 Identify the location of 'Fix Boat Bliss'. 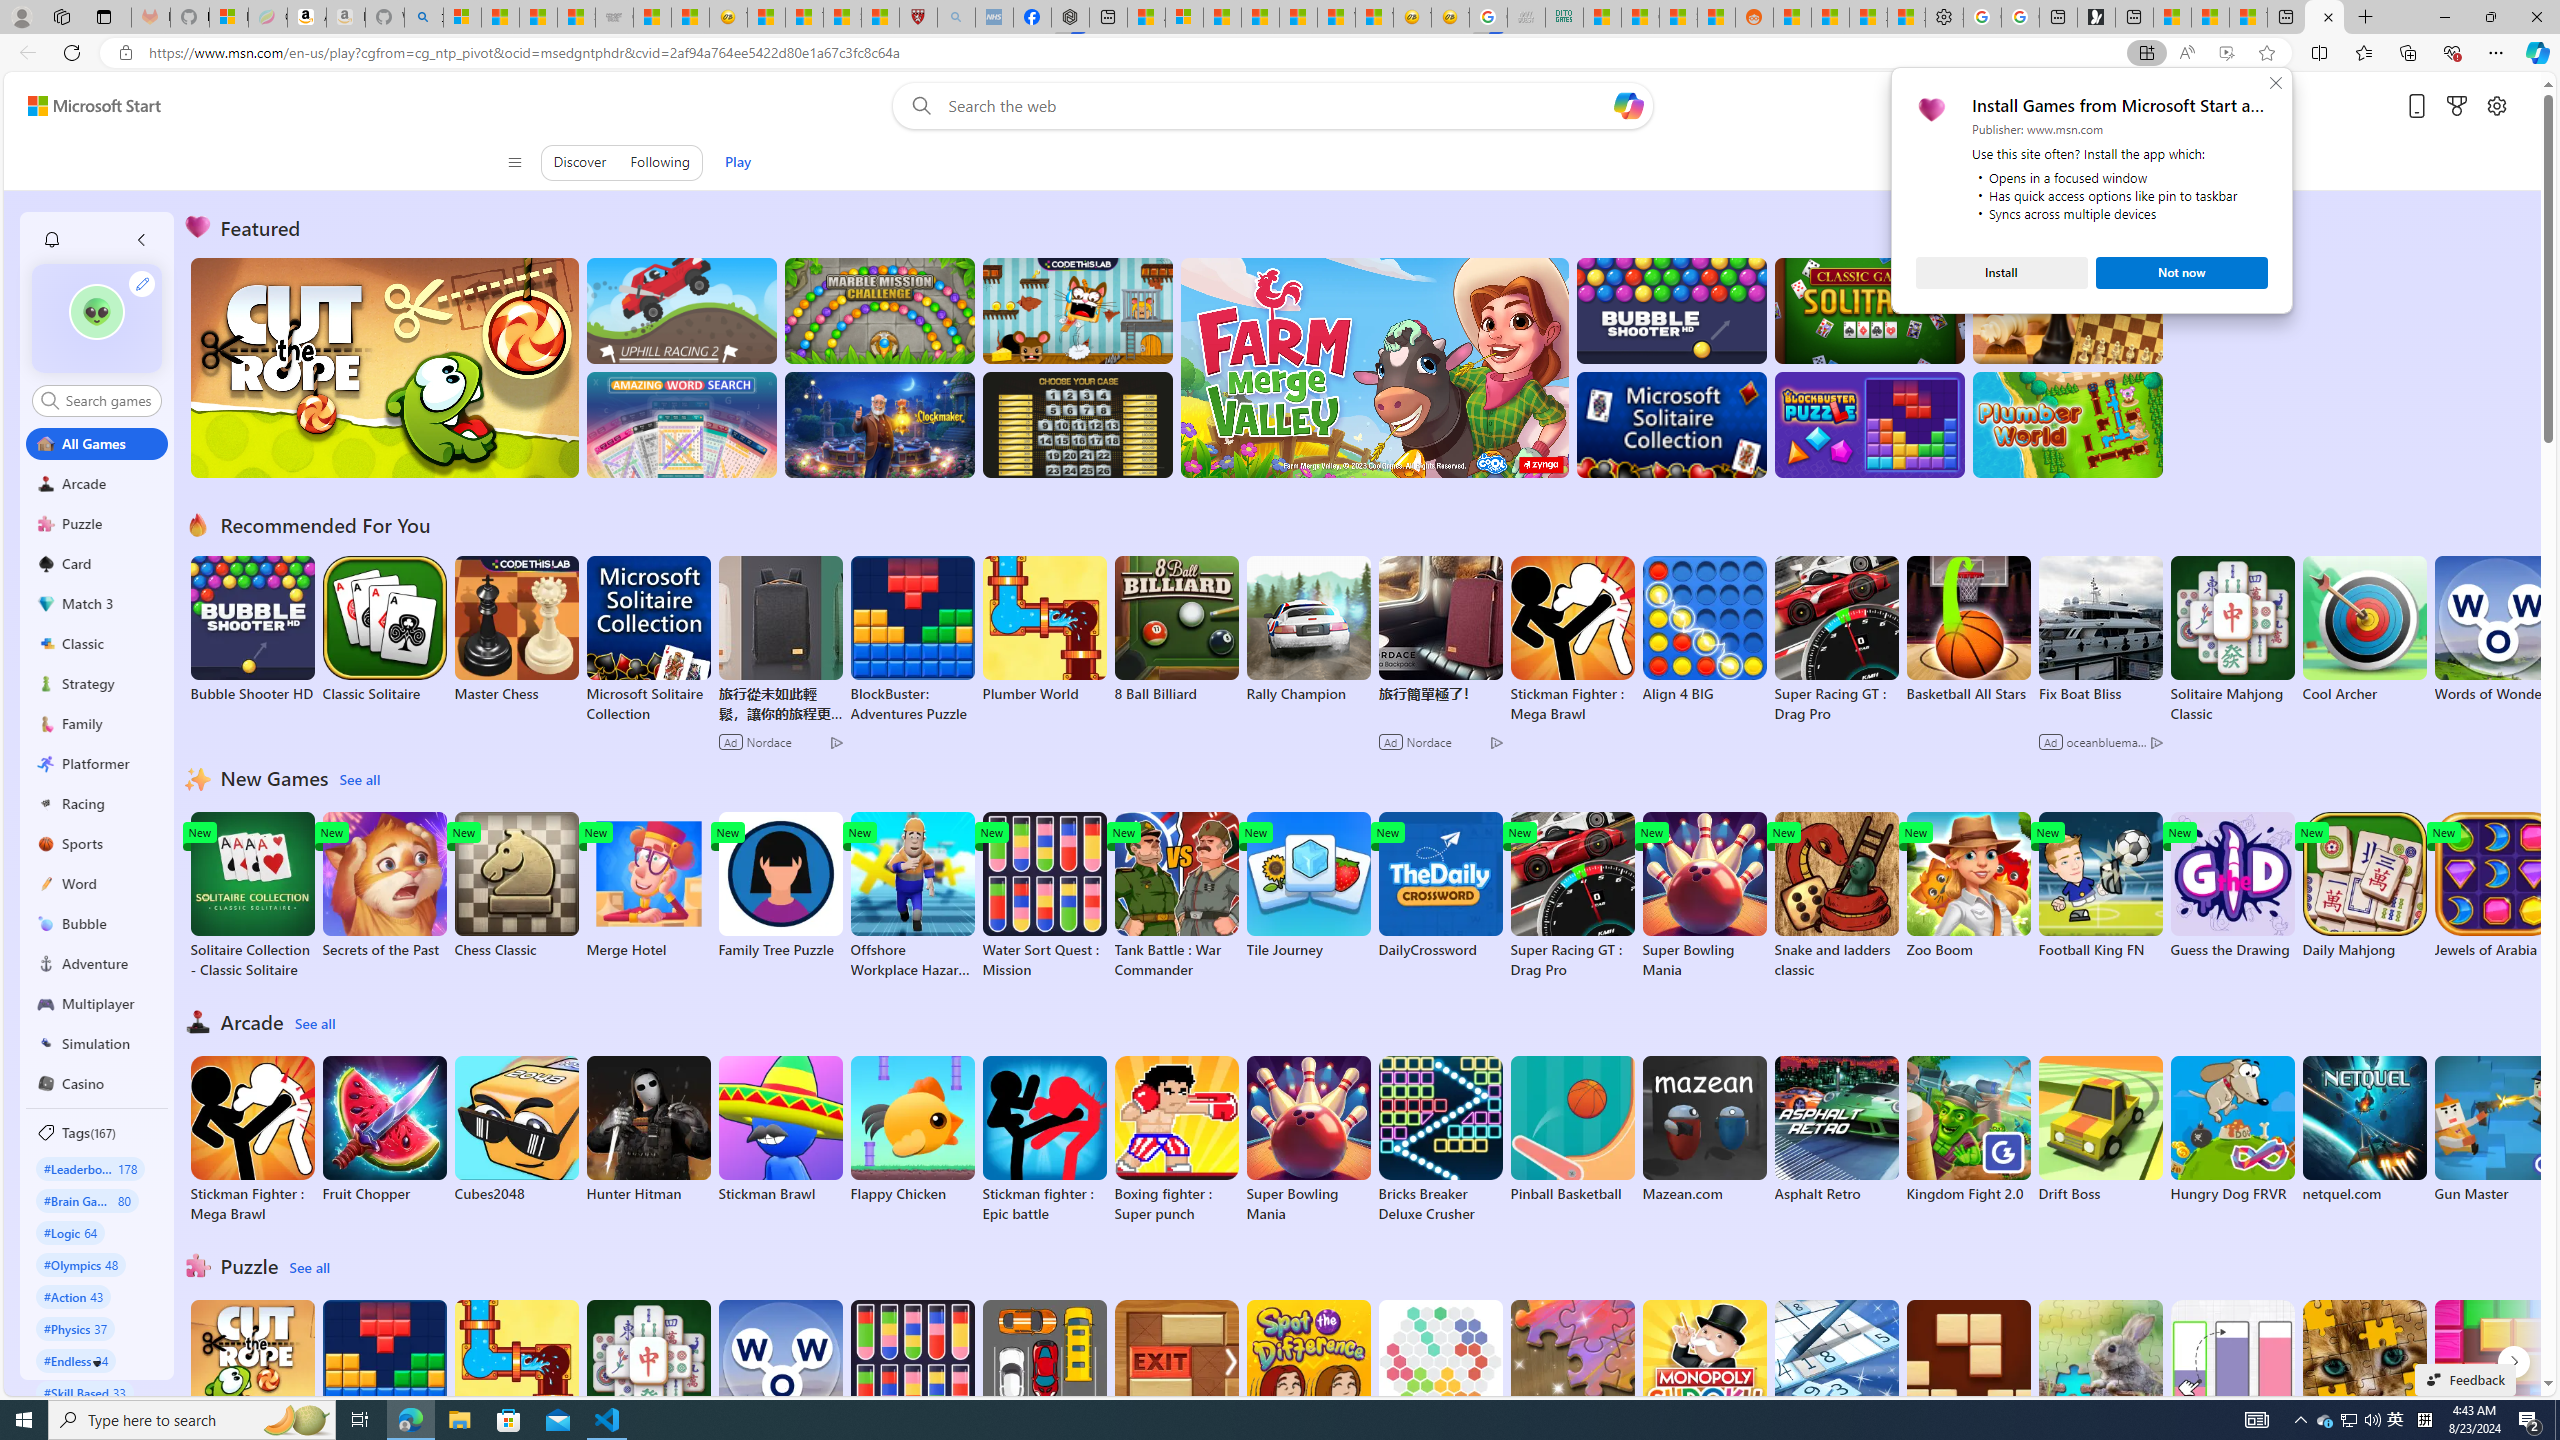
(2099, 693).